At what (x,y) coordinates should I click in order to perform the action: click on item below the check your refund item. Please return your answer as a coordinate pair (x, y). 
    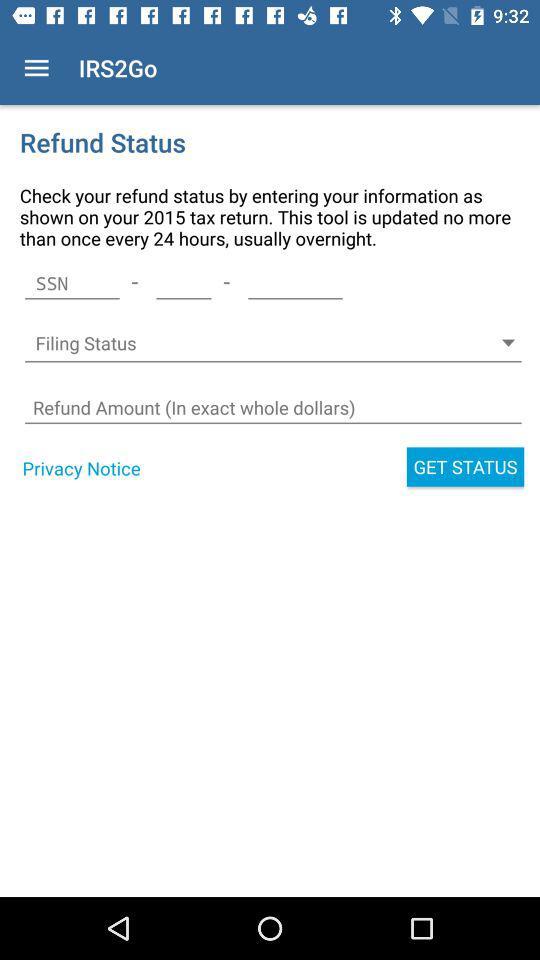
    Looking at the image, I should click on (183, 282).